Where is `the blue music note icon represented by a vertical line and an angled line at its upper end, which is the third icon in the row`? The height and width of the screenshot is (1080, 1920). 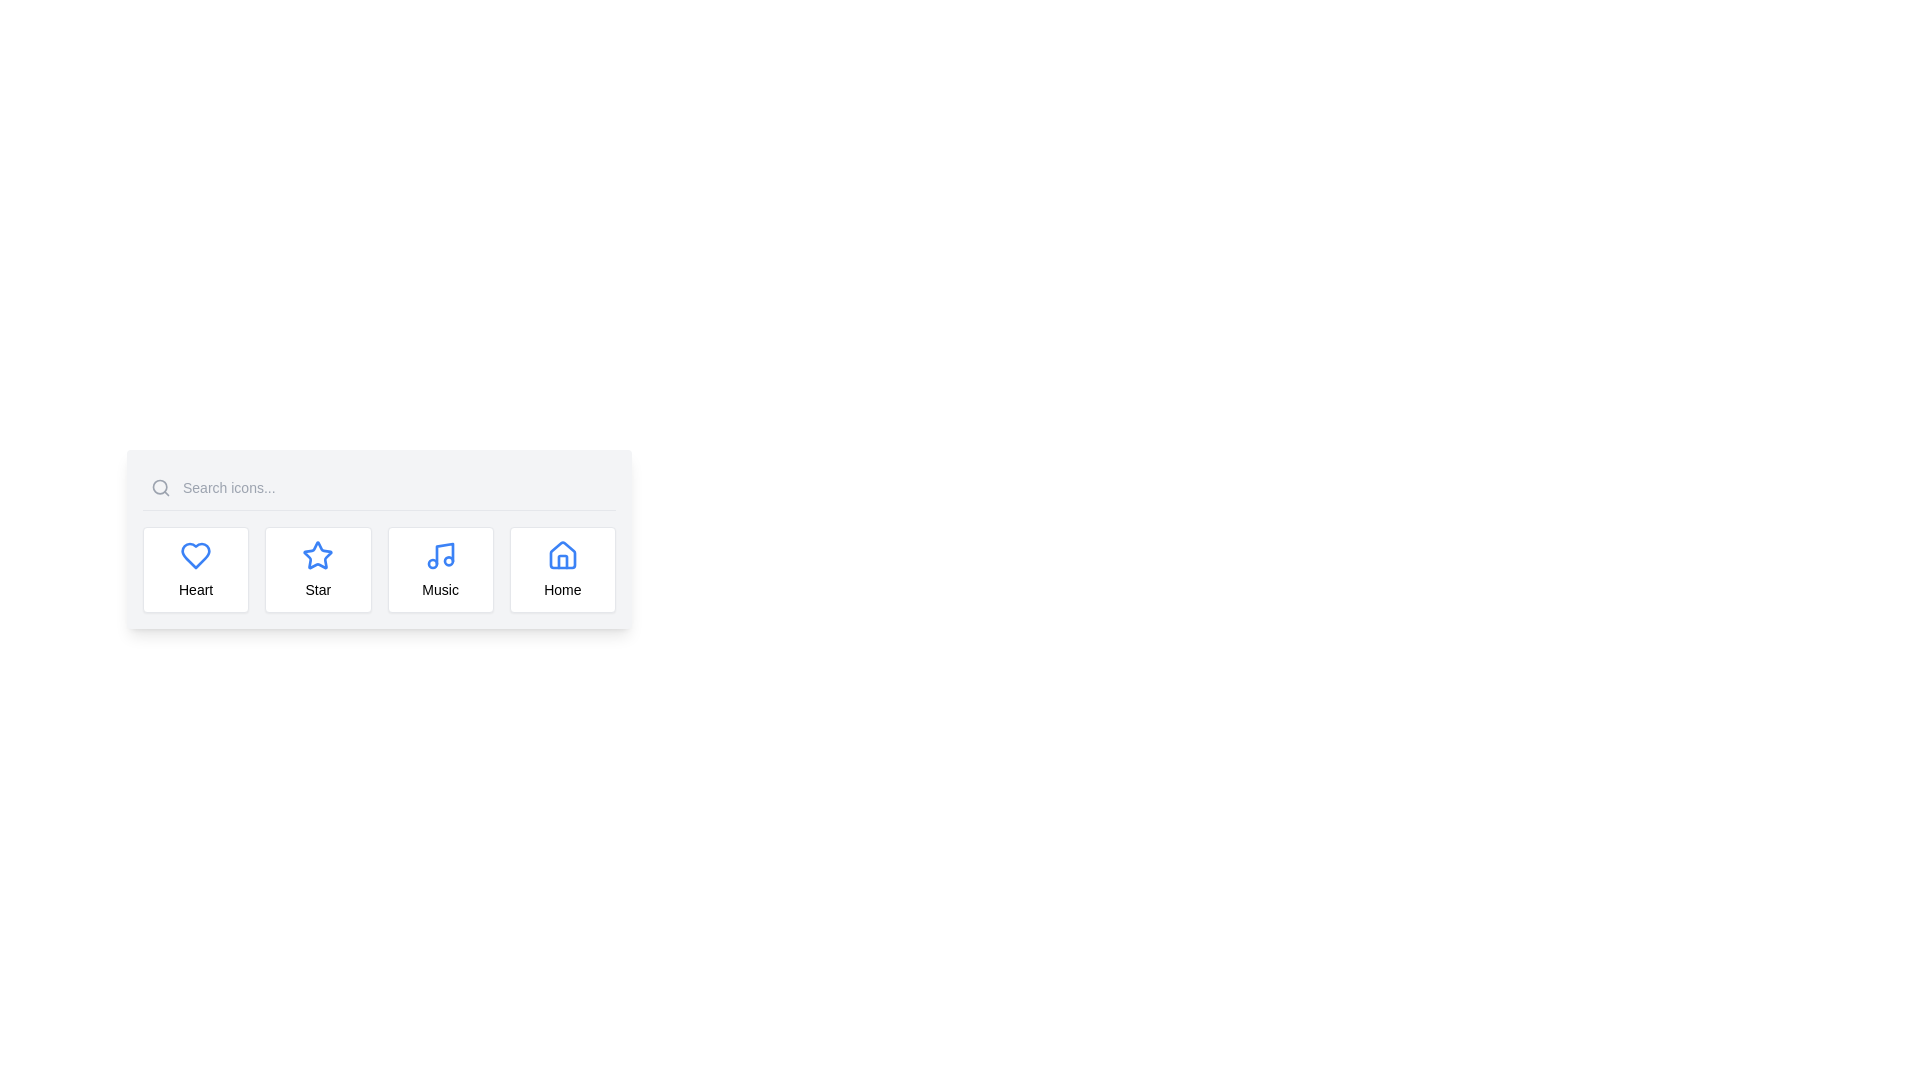 the blue music note icon represented by a vertical line and an angled line at its upper end, which is the third icon in the row is located at coordinates (443, 554).